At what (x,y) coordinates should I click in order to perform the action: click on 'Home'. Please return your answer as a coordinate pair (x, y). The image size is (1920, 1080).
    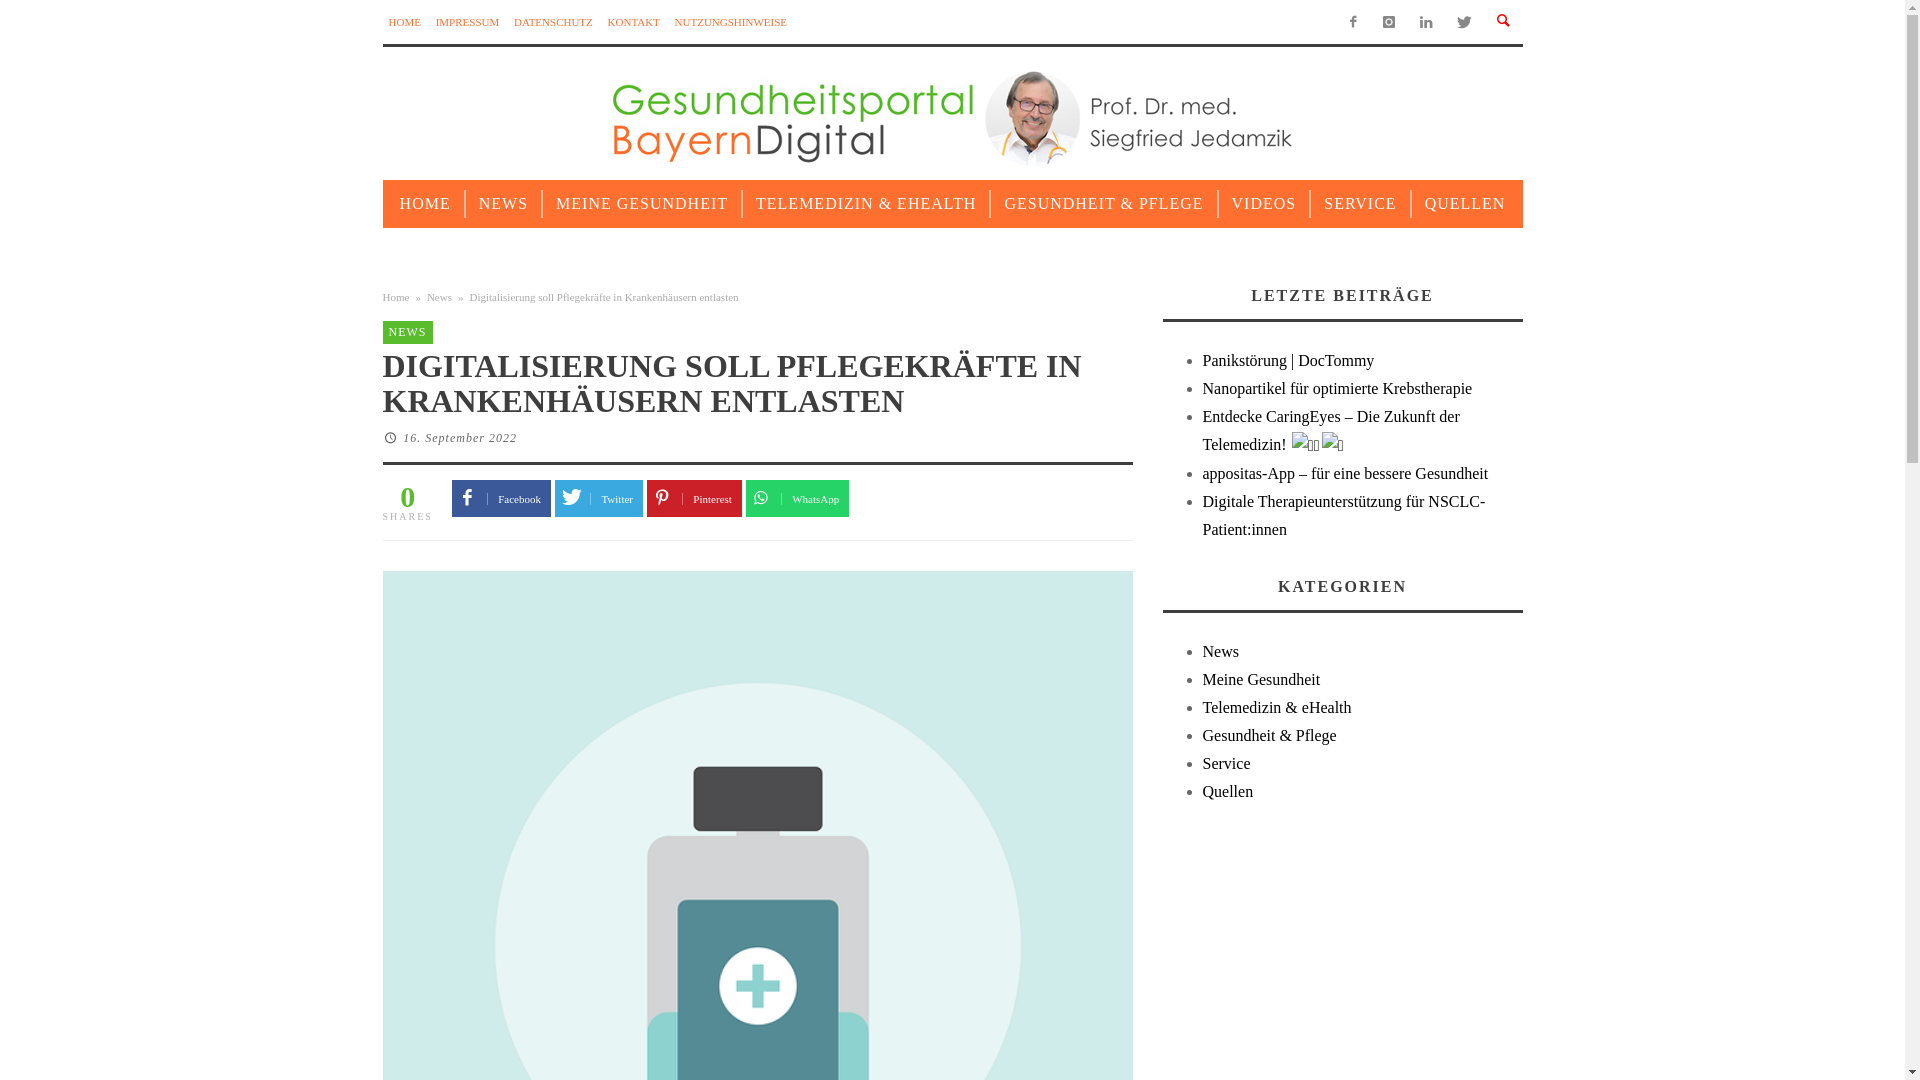
    Looking at the image, I should click on (395, 297).